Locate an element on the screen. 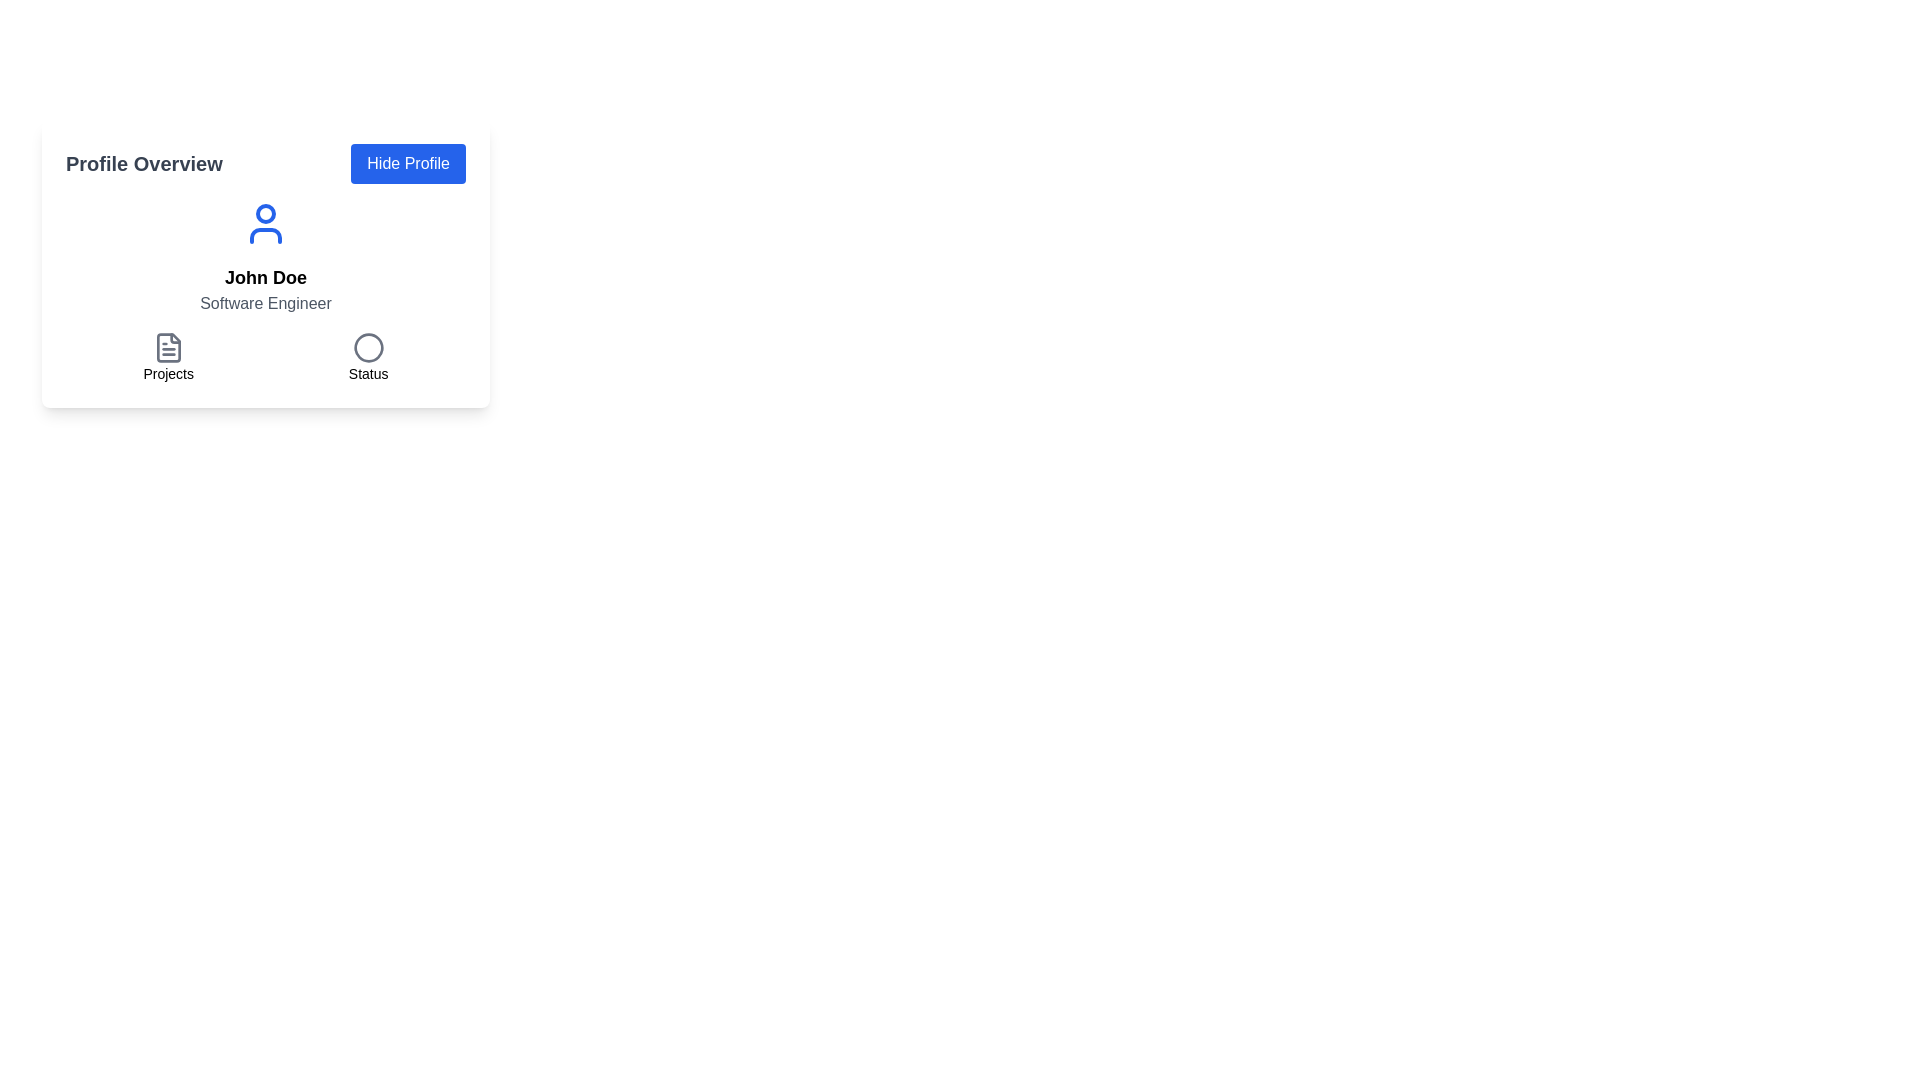  the circular icon above the text 'Status' in the 'Profile Overview' card is located at coordinates (368, 357).